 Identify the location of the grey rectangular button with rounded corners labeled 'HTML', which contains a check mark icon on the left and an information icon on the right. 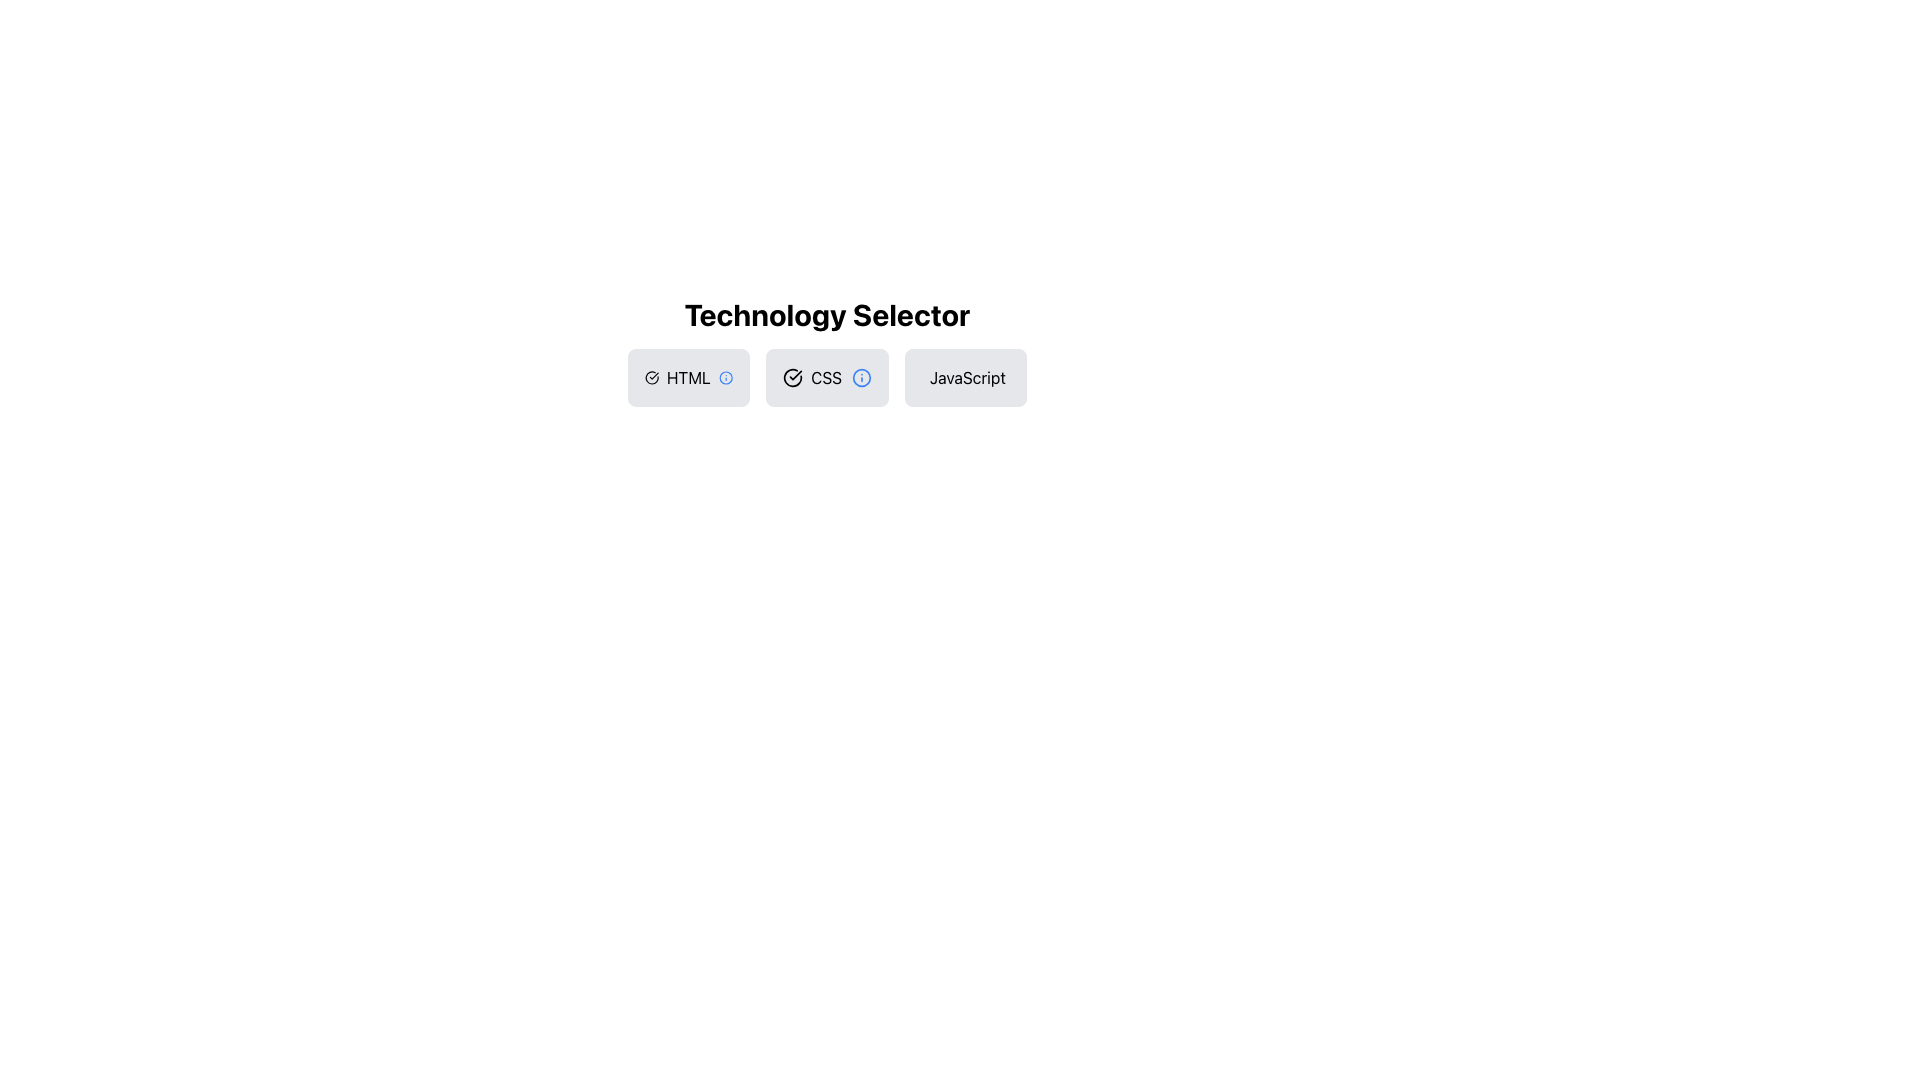
(688, 378).